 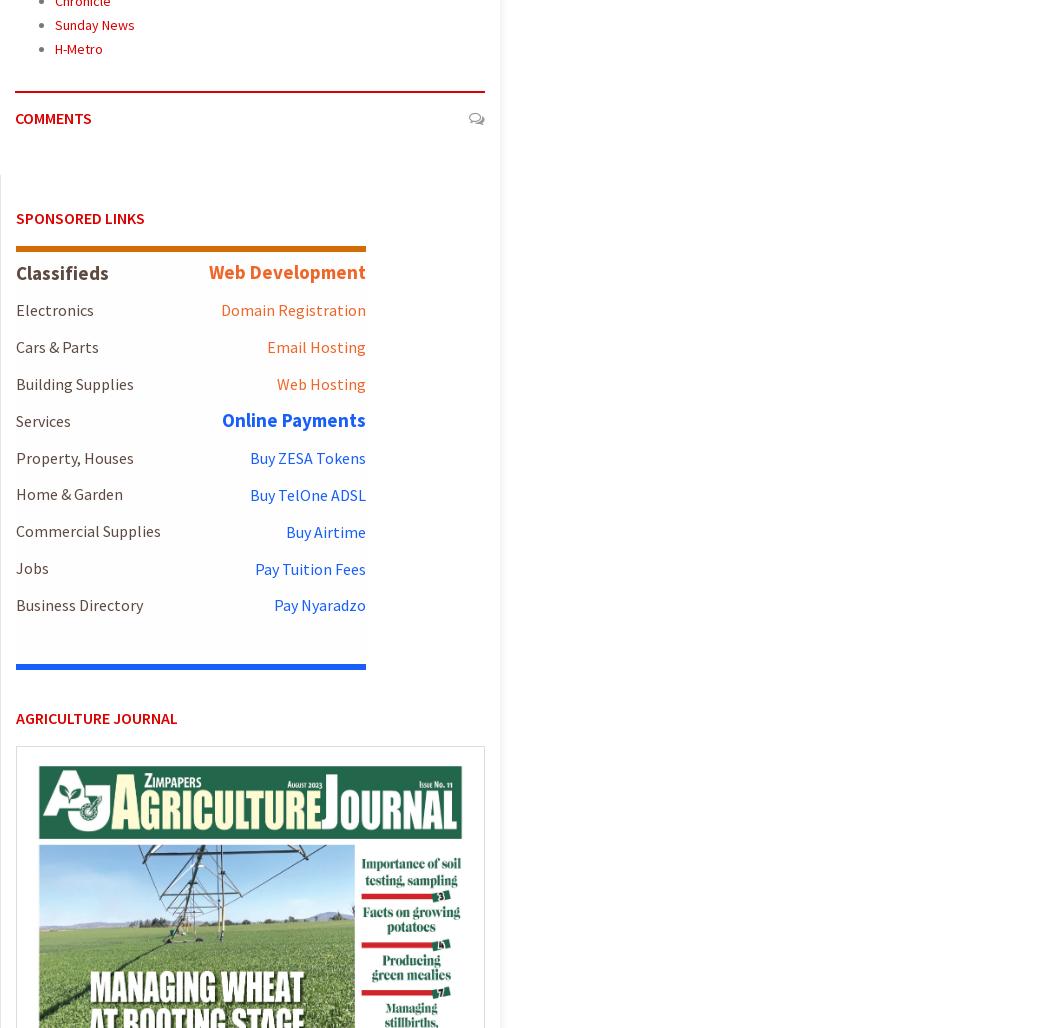 What do you see at coordinates (318, 603) in the screenshot?
I see `'Pay Nyaradzo'` at bounding box center [318, 603].